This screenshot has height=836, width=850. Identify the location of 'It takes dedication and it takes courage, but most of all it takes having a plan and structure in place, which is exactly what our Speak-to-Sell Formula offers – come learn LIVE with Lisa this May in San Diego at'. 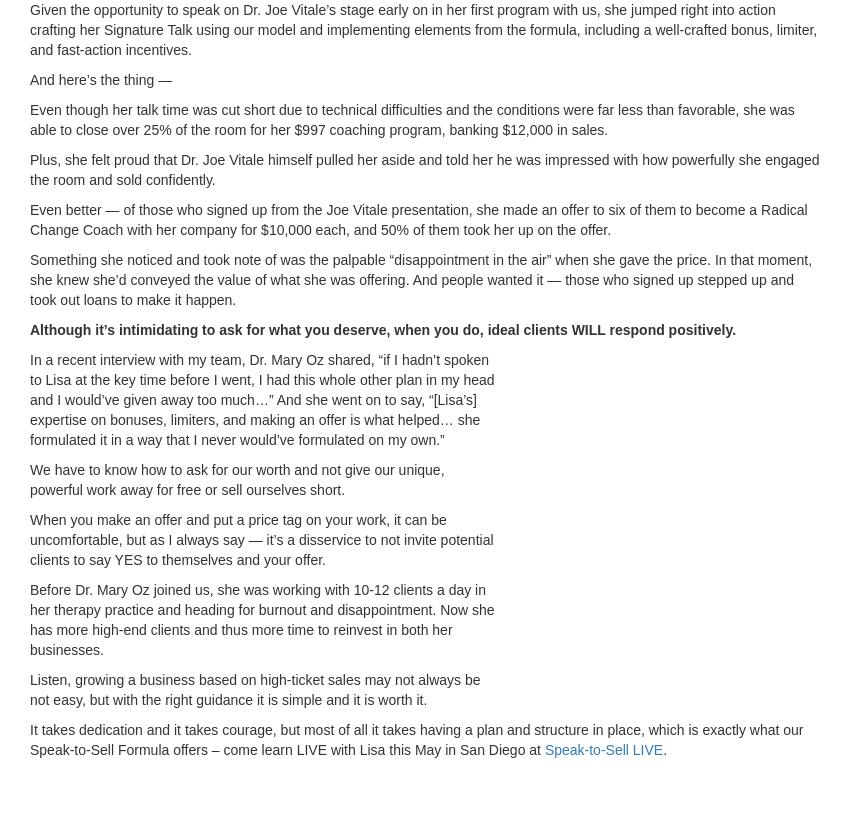
(416, 739).